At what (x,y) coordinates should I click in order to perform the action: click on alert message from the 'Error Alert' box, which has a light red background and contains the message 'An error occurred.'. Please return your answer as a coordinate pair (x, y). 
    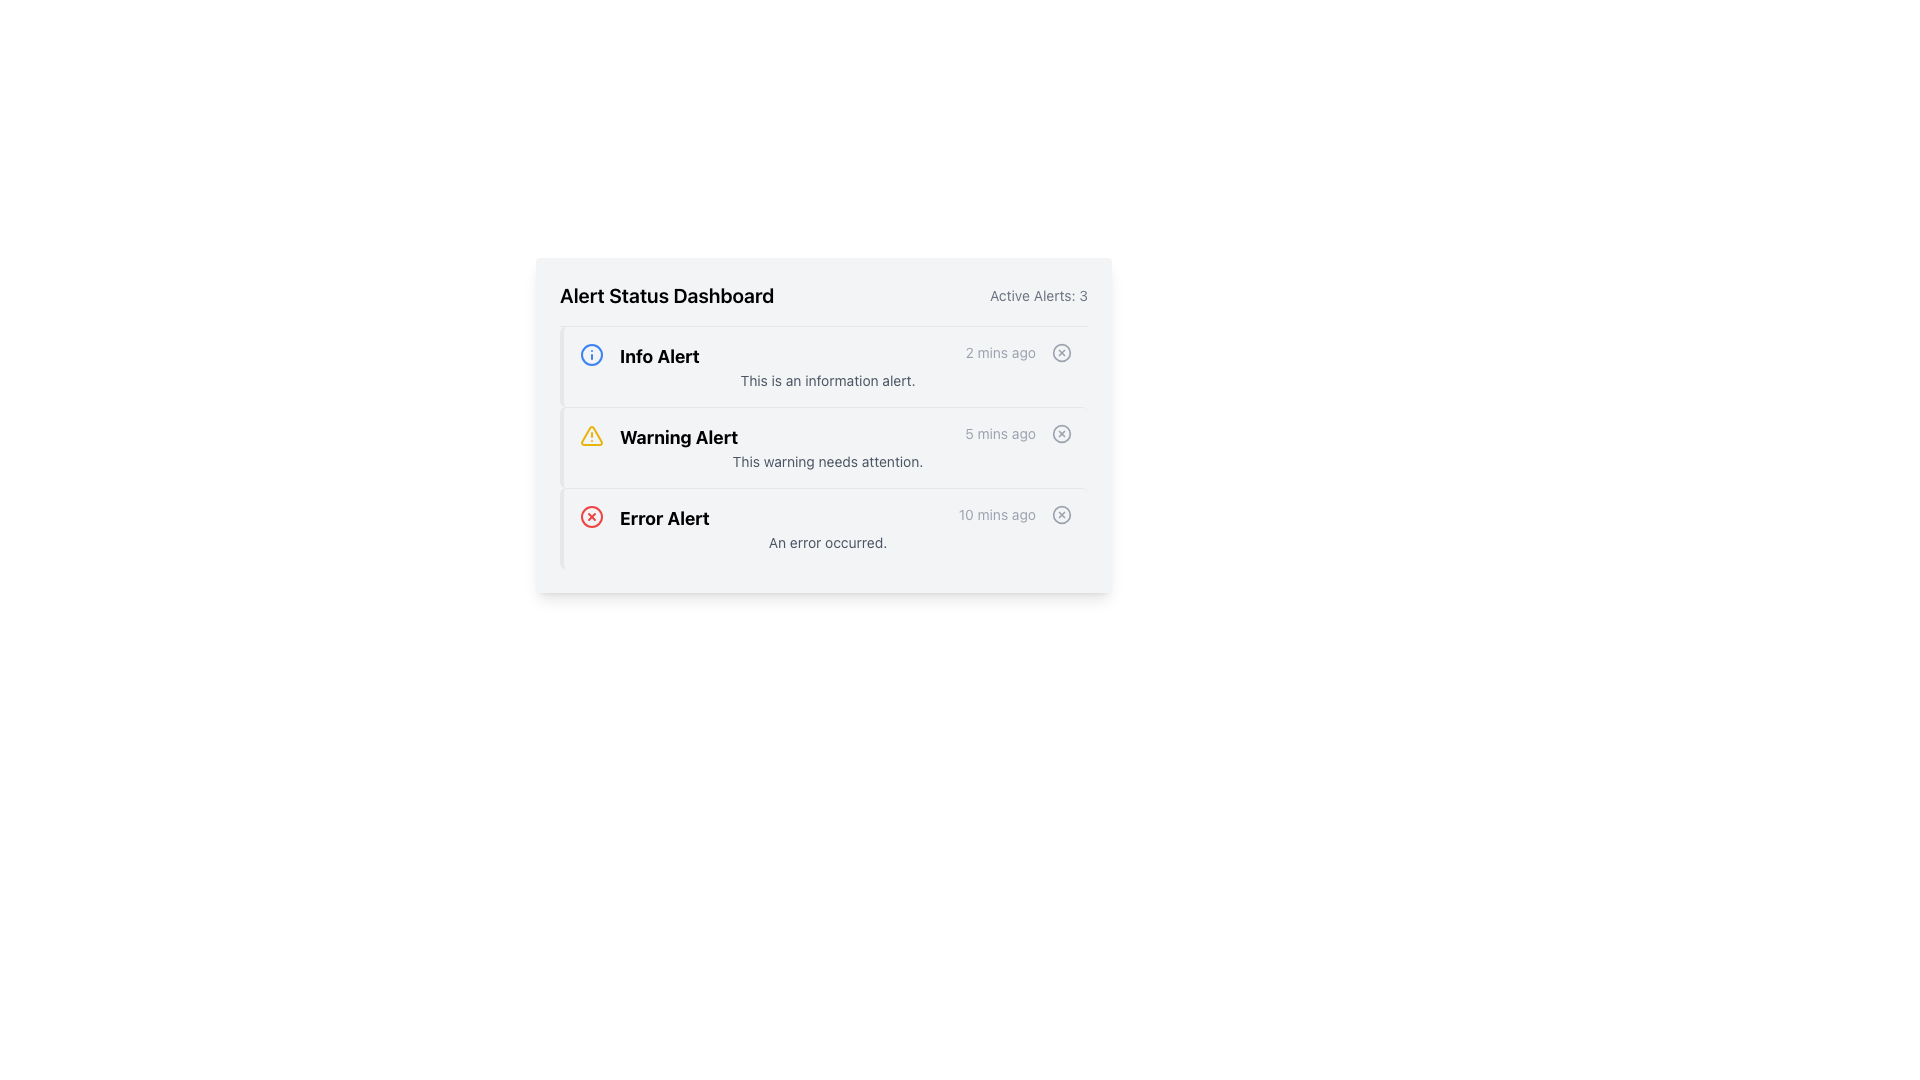
    Looking at the image, I should click on (824, 527).